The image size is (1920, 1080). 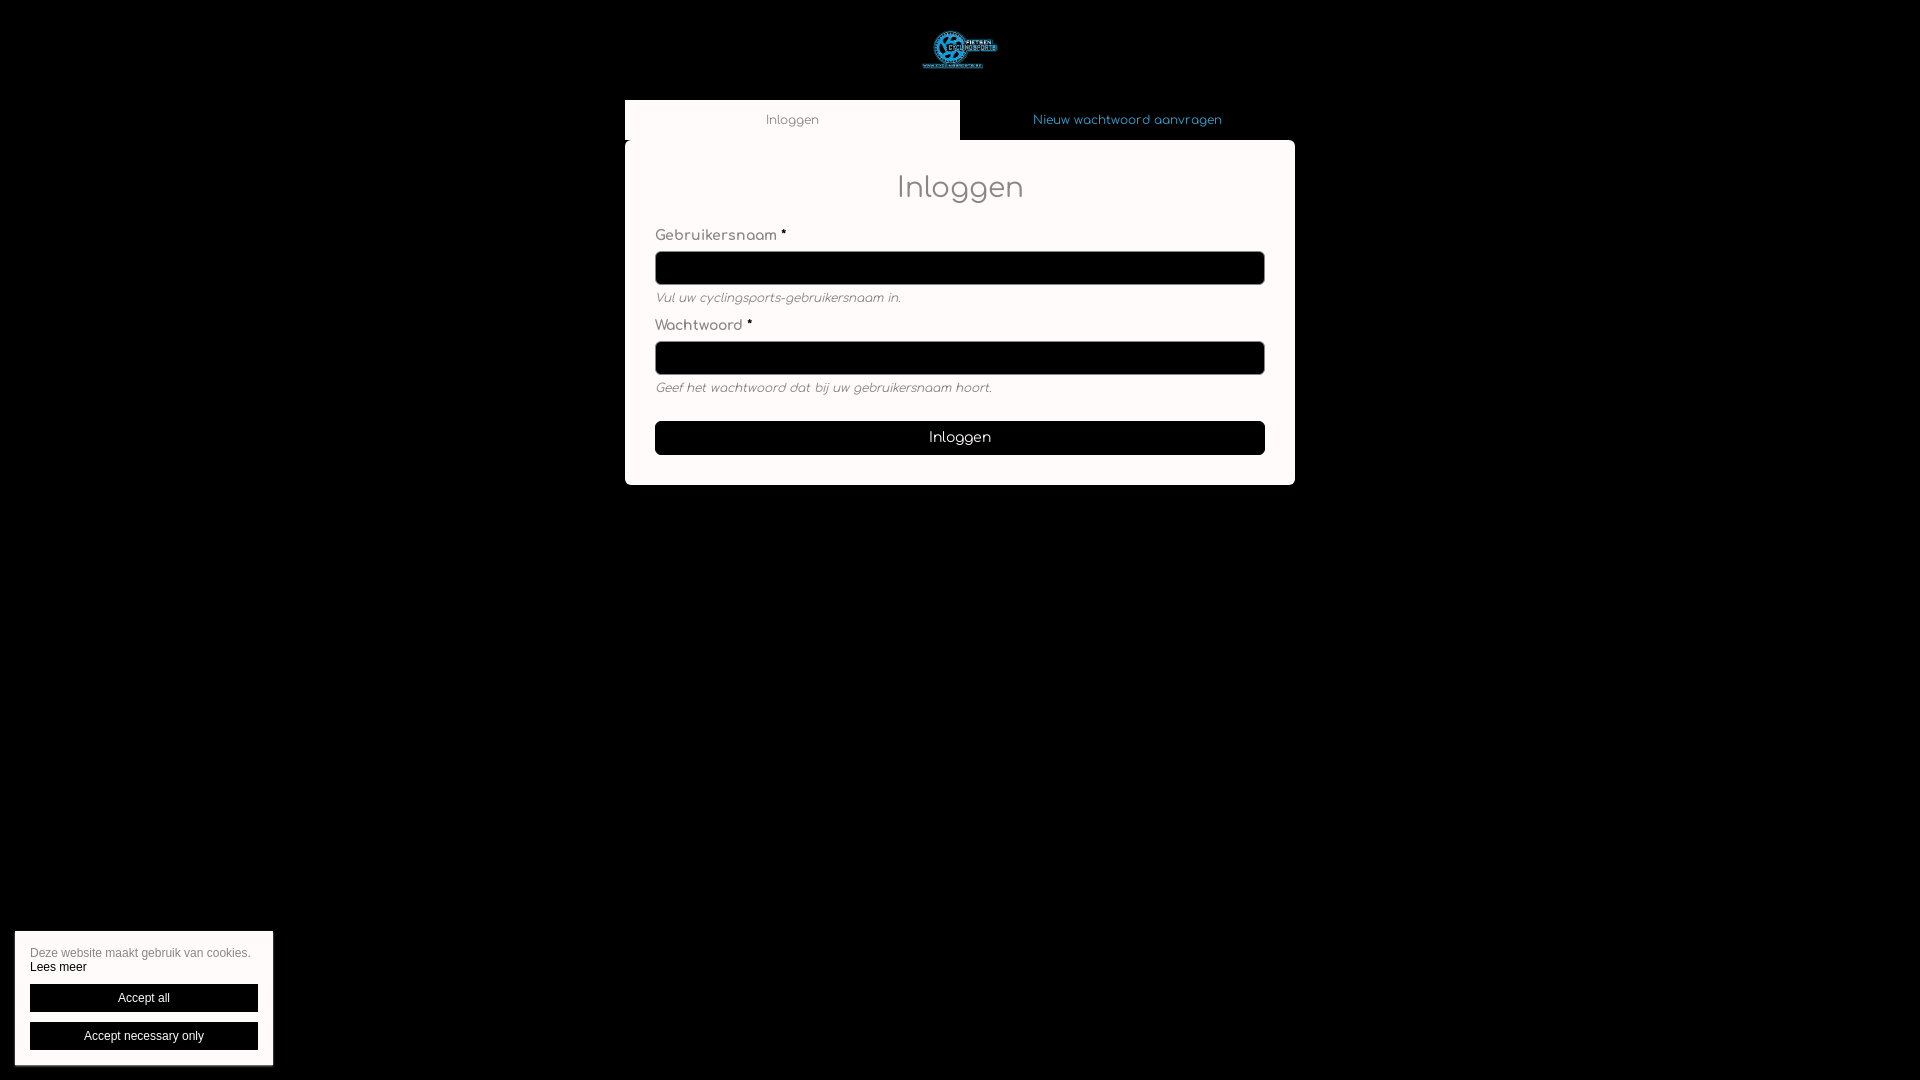 I want to click on 'Home', so click(x=920, y=48).